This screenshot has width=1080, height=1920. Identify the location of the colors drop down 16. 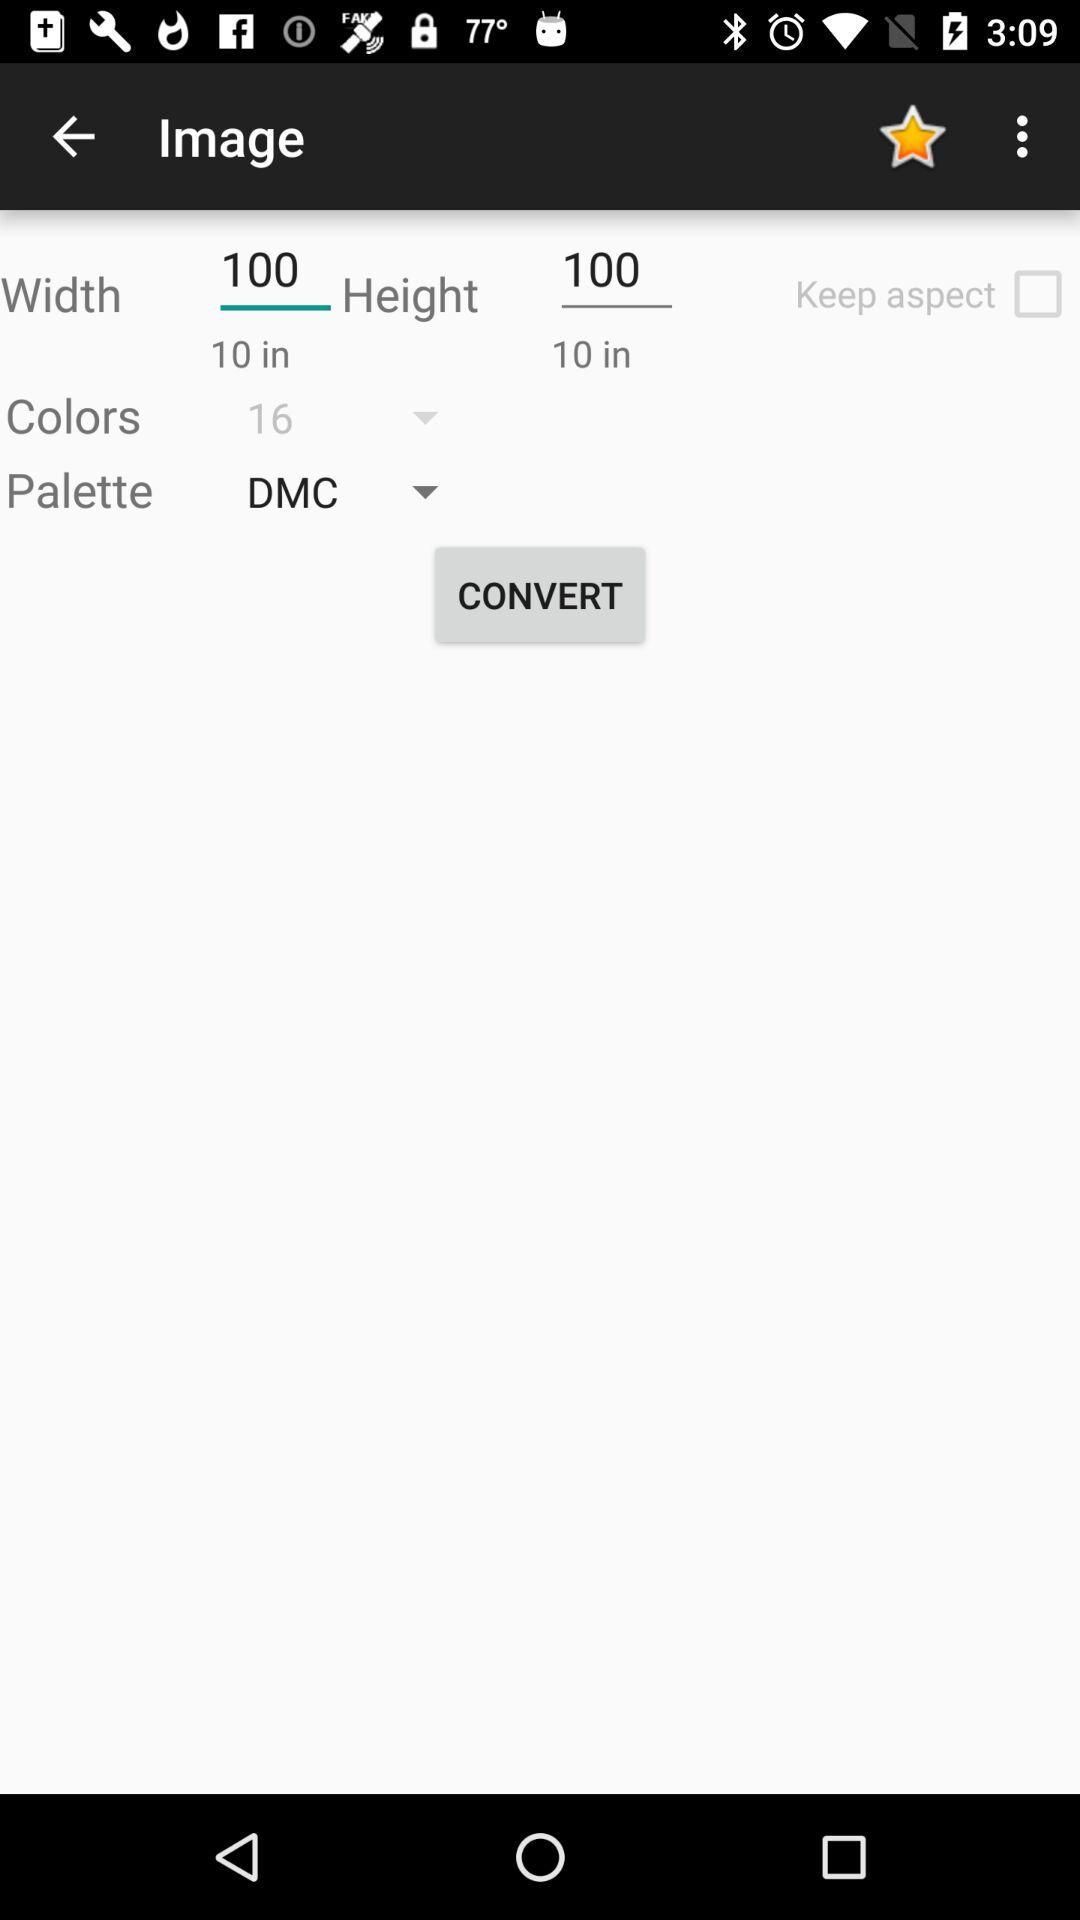
(356, 416).